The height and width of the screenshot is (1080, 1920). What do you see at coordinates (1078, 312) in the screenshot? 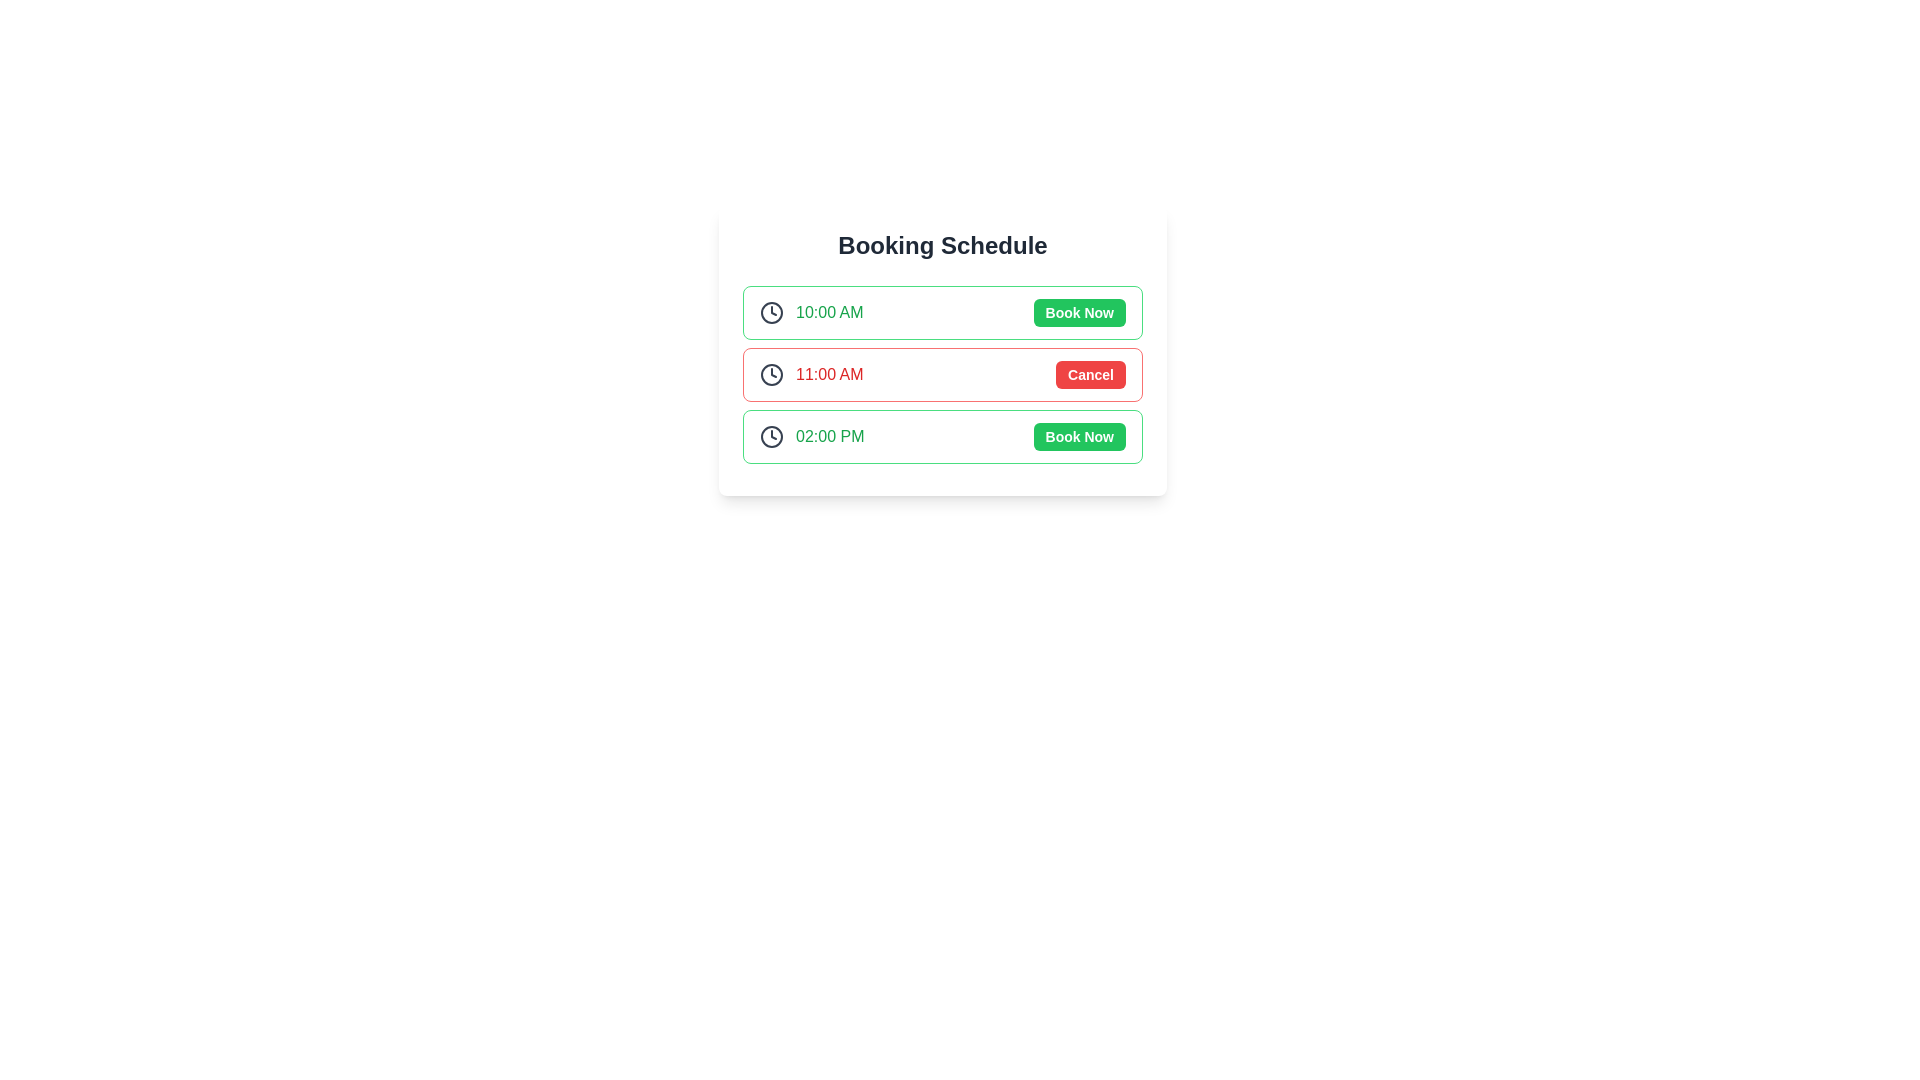
I see `the button on the far-right side of the row that allows users to book a slot for '10:00 AM' to change its color` at bounding box center [1078, 312].